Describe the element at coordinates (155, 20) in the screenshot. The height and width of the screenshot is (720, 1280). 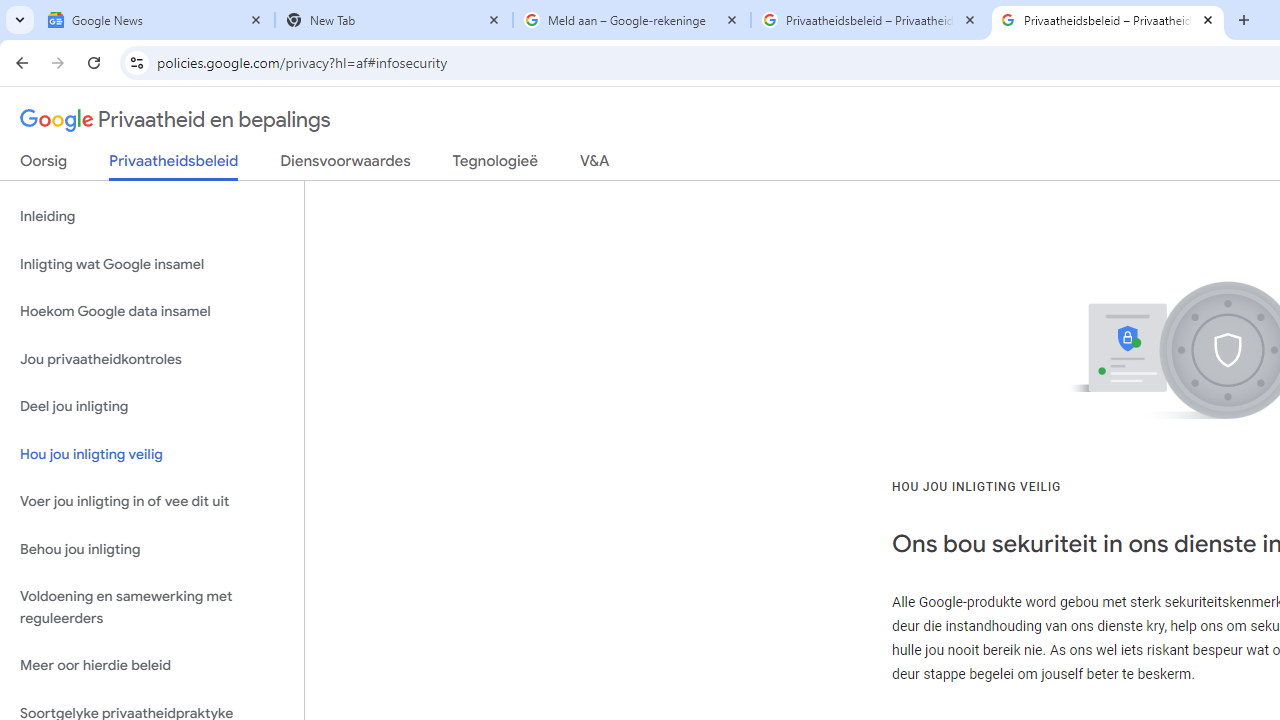
I see `'Google News'` at that location.